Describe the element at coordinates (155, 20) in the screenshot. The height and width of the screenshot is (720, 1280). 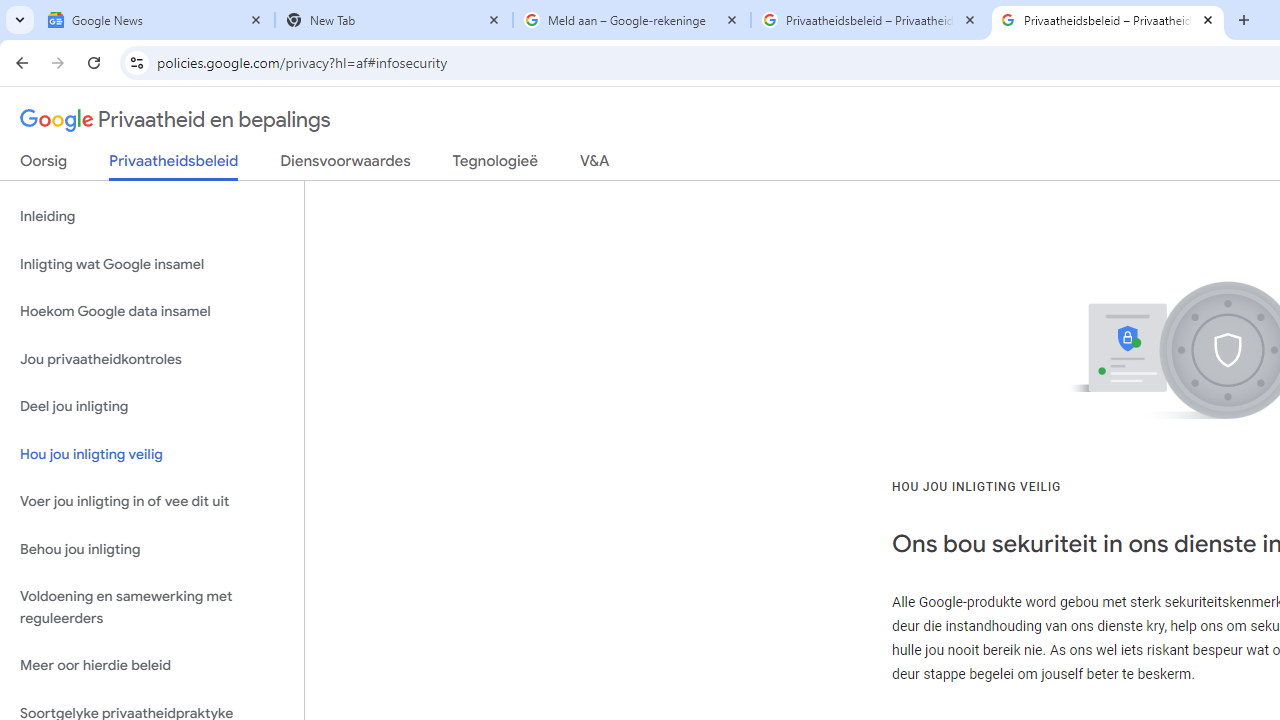
I see `'Google News'` at that location.